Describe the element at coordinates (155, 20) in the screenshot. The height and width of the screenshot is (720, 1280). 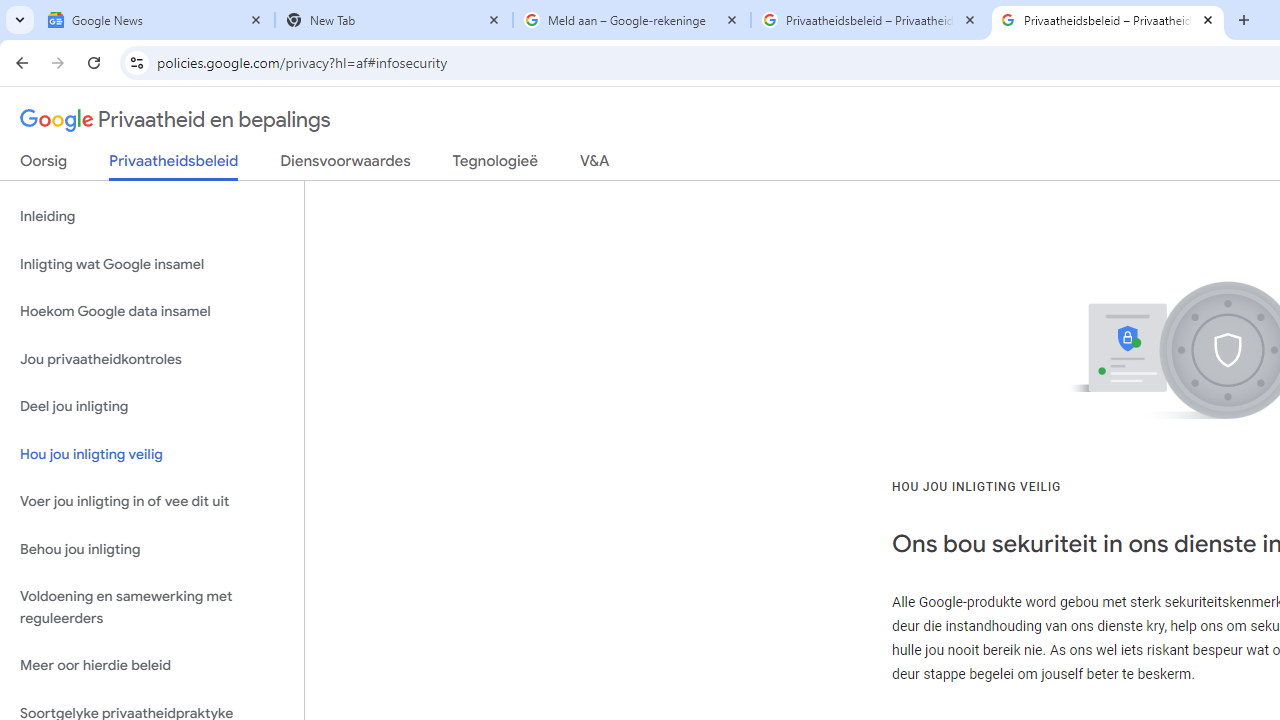
I see `'Google News'` at that location.